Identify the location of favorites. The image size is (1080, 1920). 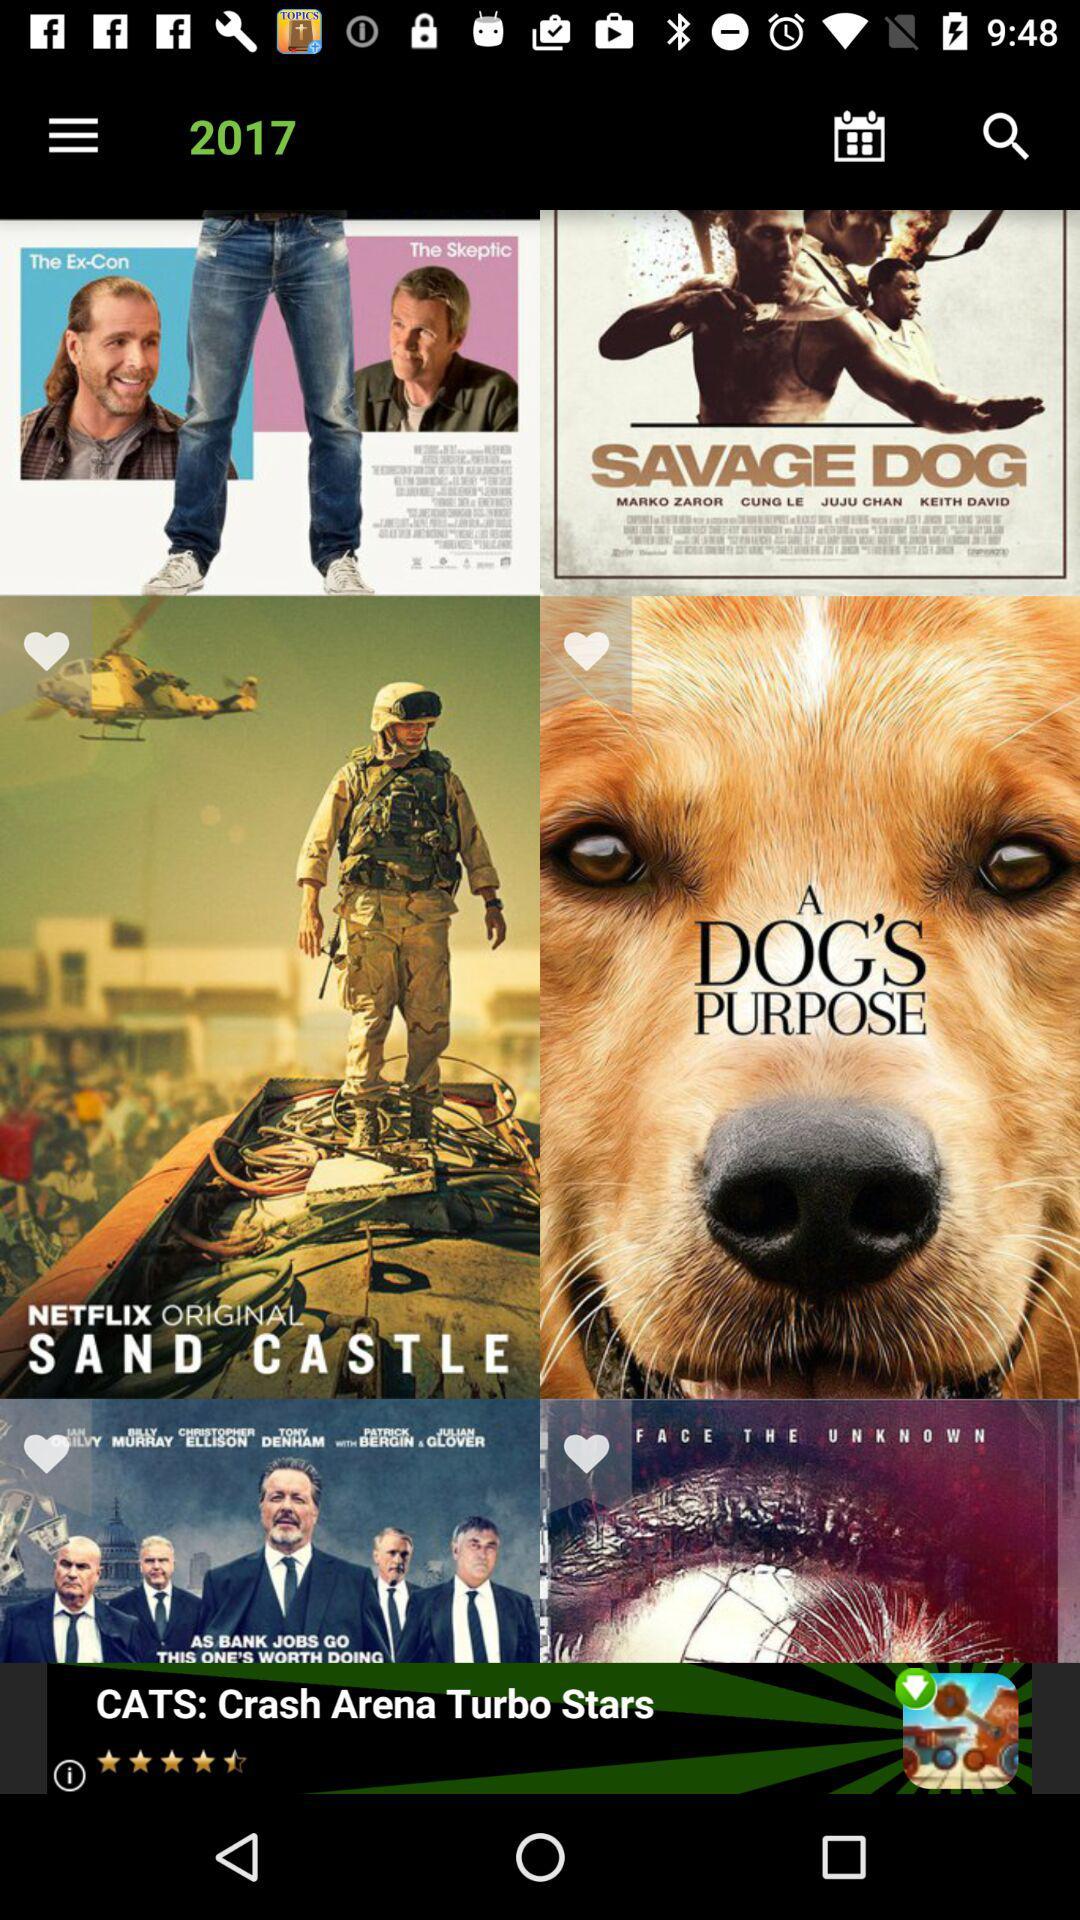
(58, 1458).